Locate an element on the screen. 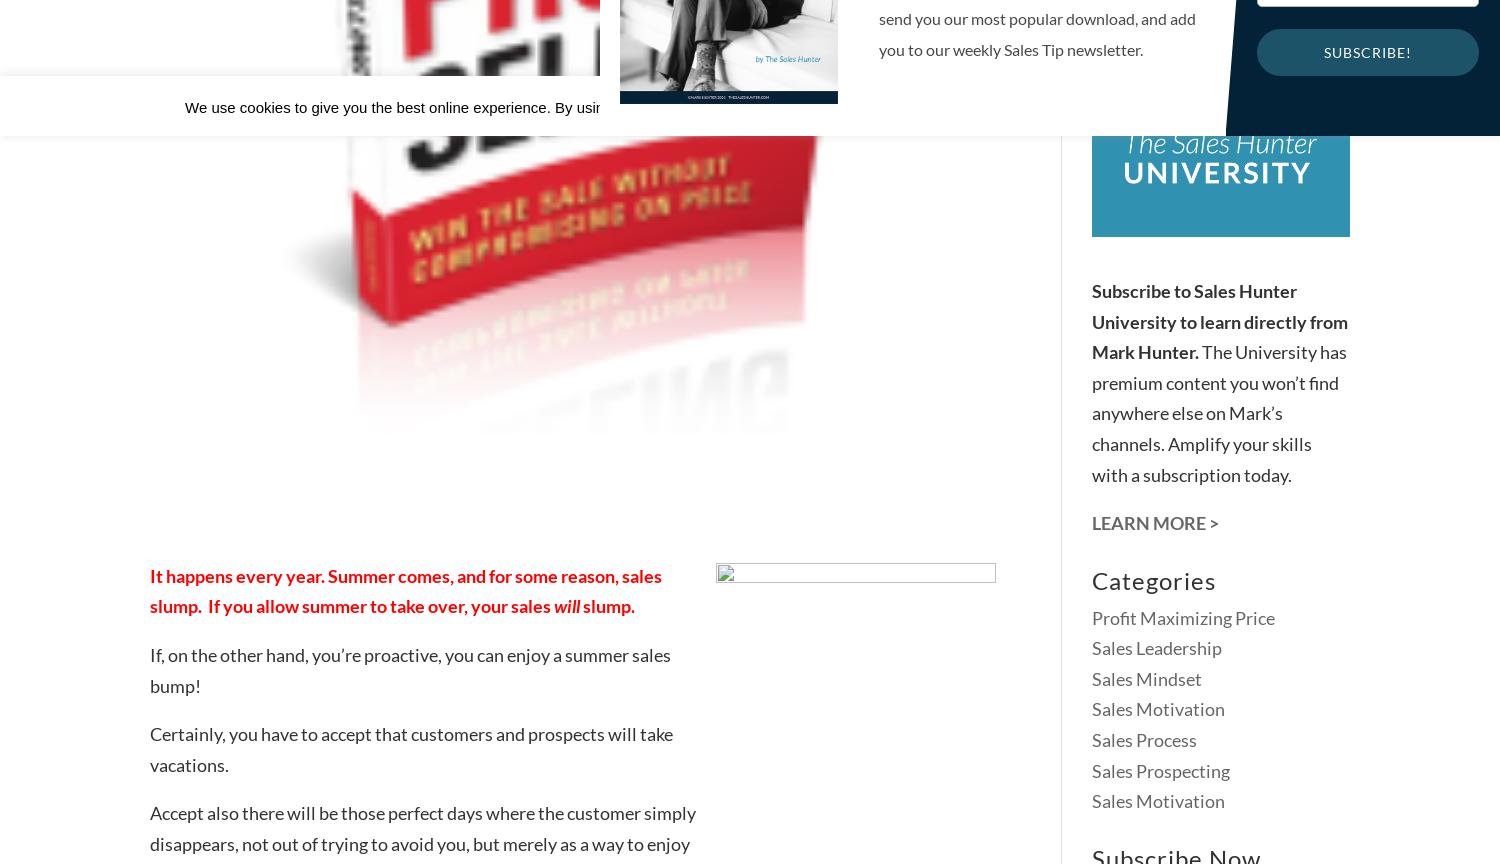  'Sales Process' is located at coordinates (1144, 740).